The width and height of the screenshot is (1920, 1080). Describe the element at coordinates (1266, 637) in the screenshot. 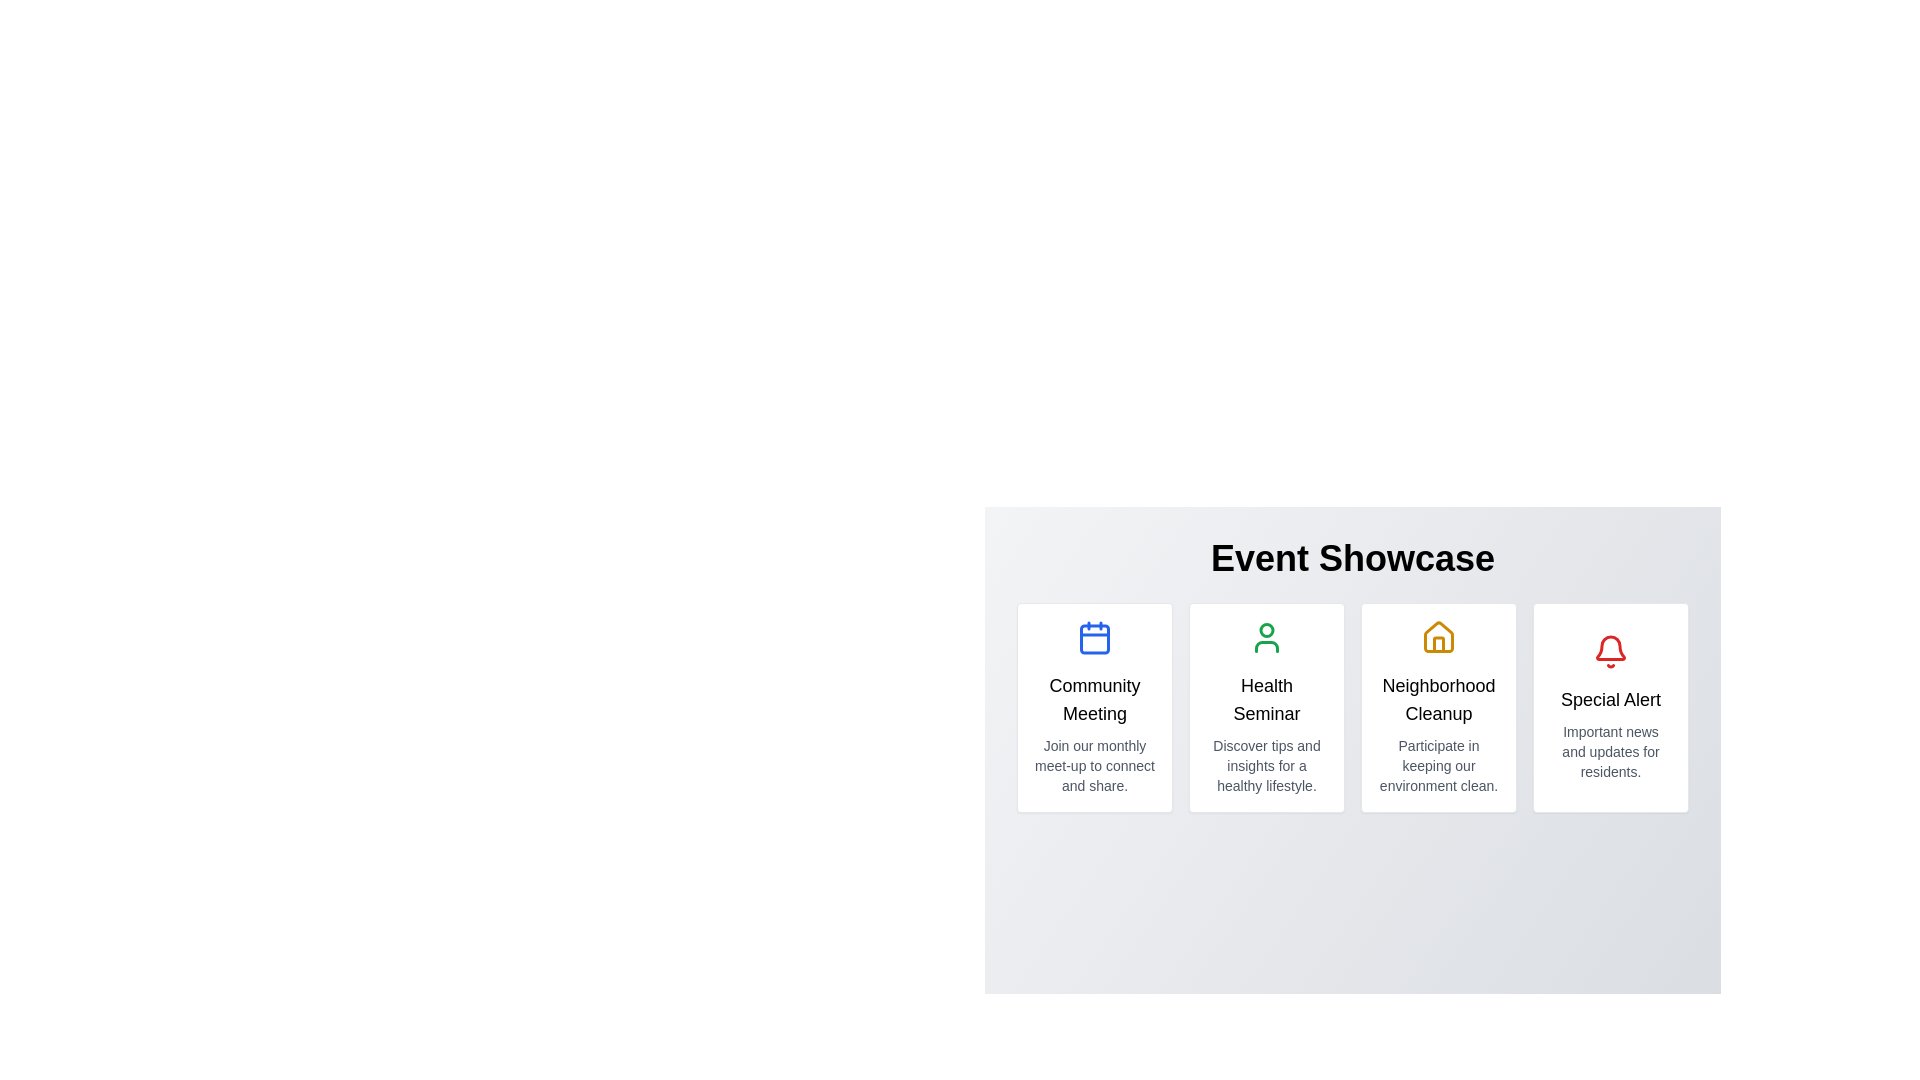

I see `the green user icon, which is centrally located above the 'Health Seminar' text within the event card layout` at that location.